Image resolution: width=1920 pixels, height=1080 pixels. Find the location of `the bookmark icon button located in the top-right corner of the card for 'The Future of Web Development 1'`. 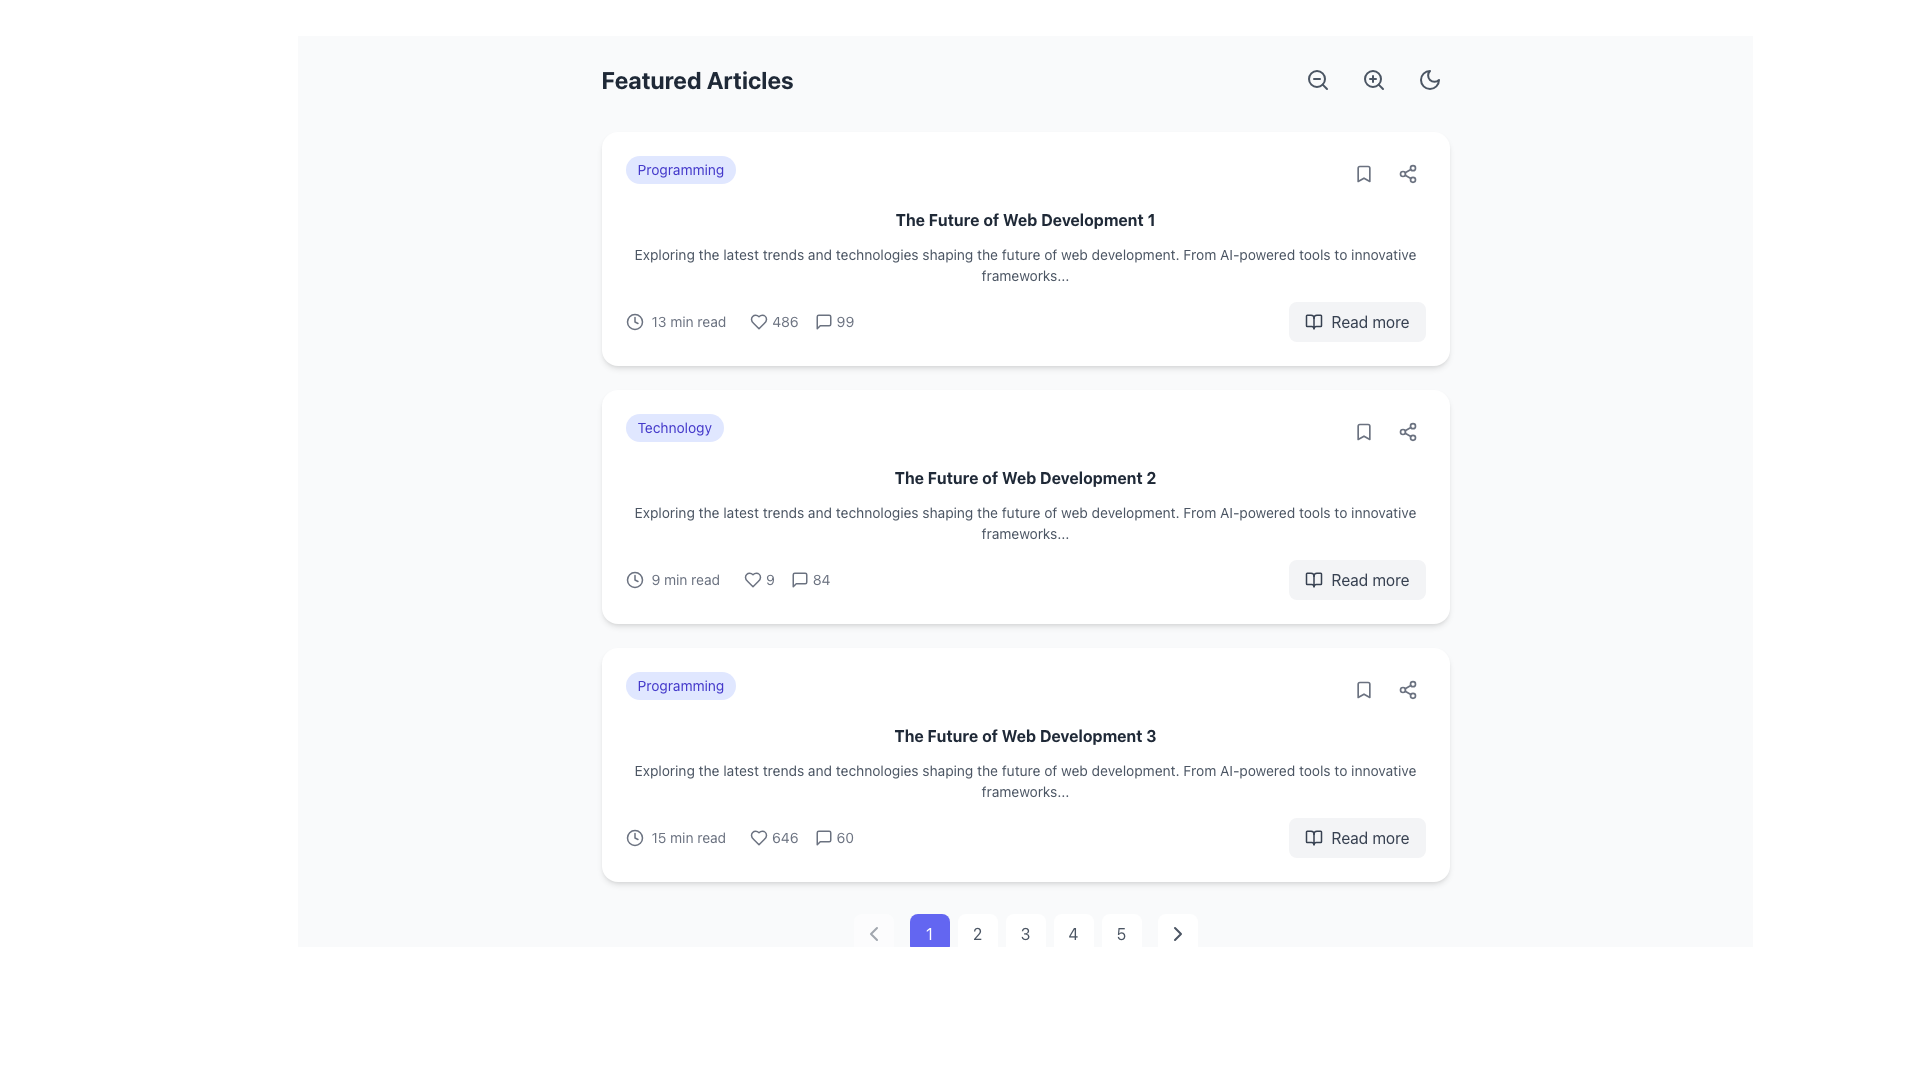

the bookmark icon button located in the top-right corner of the card for 'The Future of Web Development 1' is located at coordinates (1362, 172).